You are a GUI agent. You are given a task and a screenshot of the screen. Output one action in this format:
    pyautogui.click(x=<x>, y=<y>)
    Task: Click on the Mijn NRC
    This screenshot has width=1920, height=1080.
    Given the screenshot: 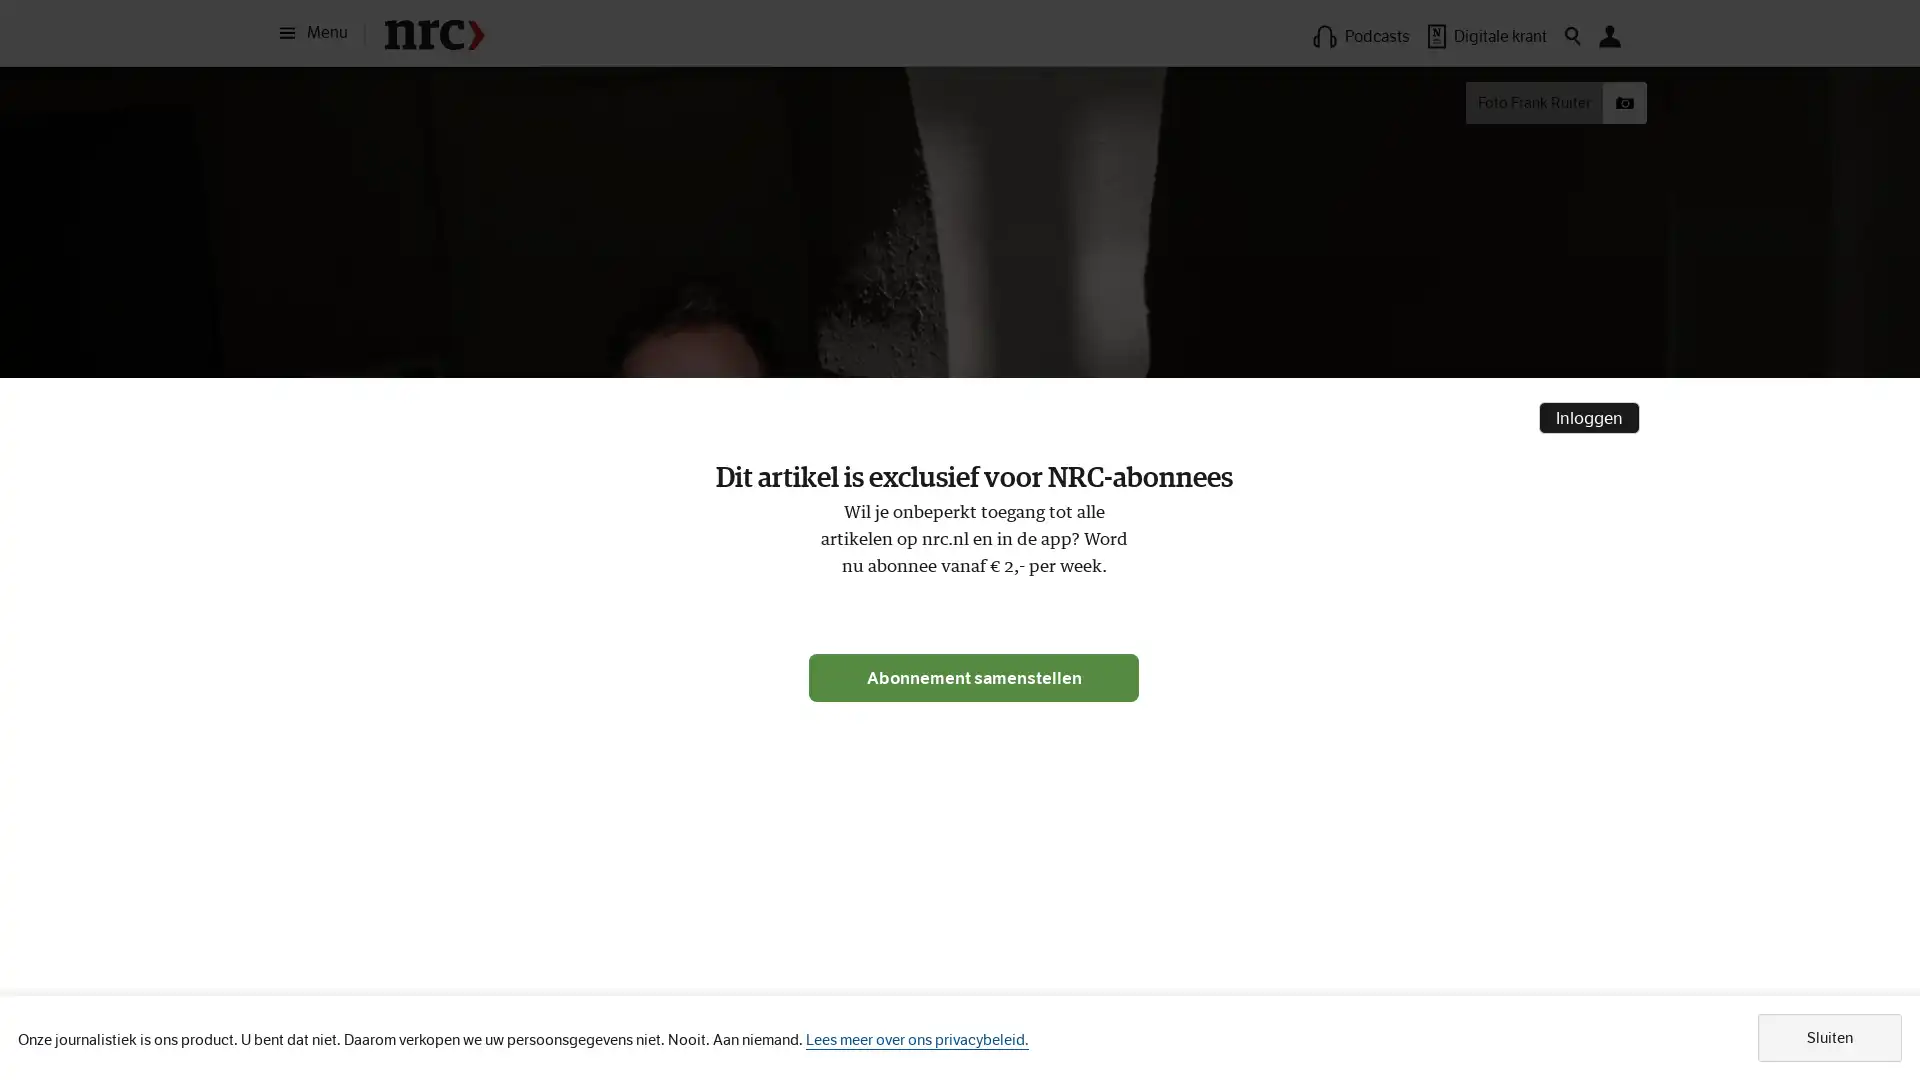 What is the action you would take?
    pyautogui.click(x=1609, y=36)
    